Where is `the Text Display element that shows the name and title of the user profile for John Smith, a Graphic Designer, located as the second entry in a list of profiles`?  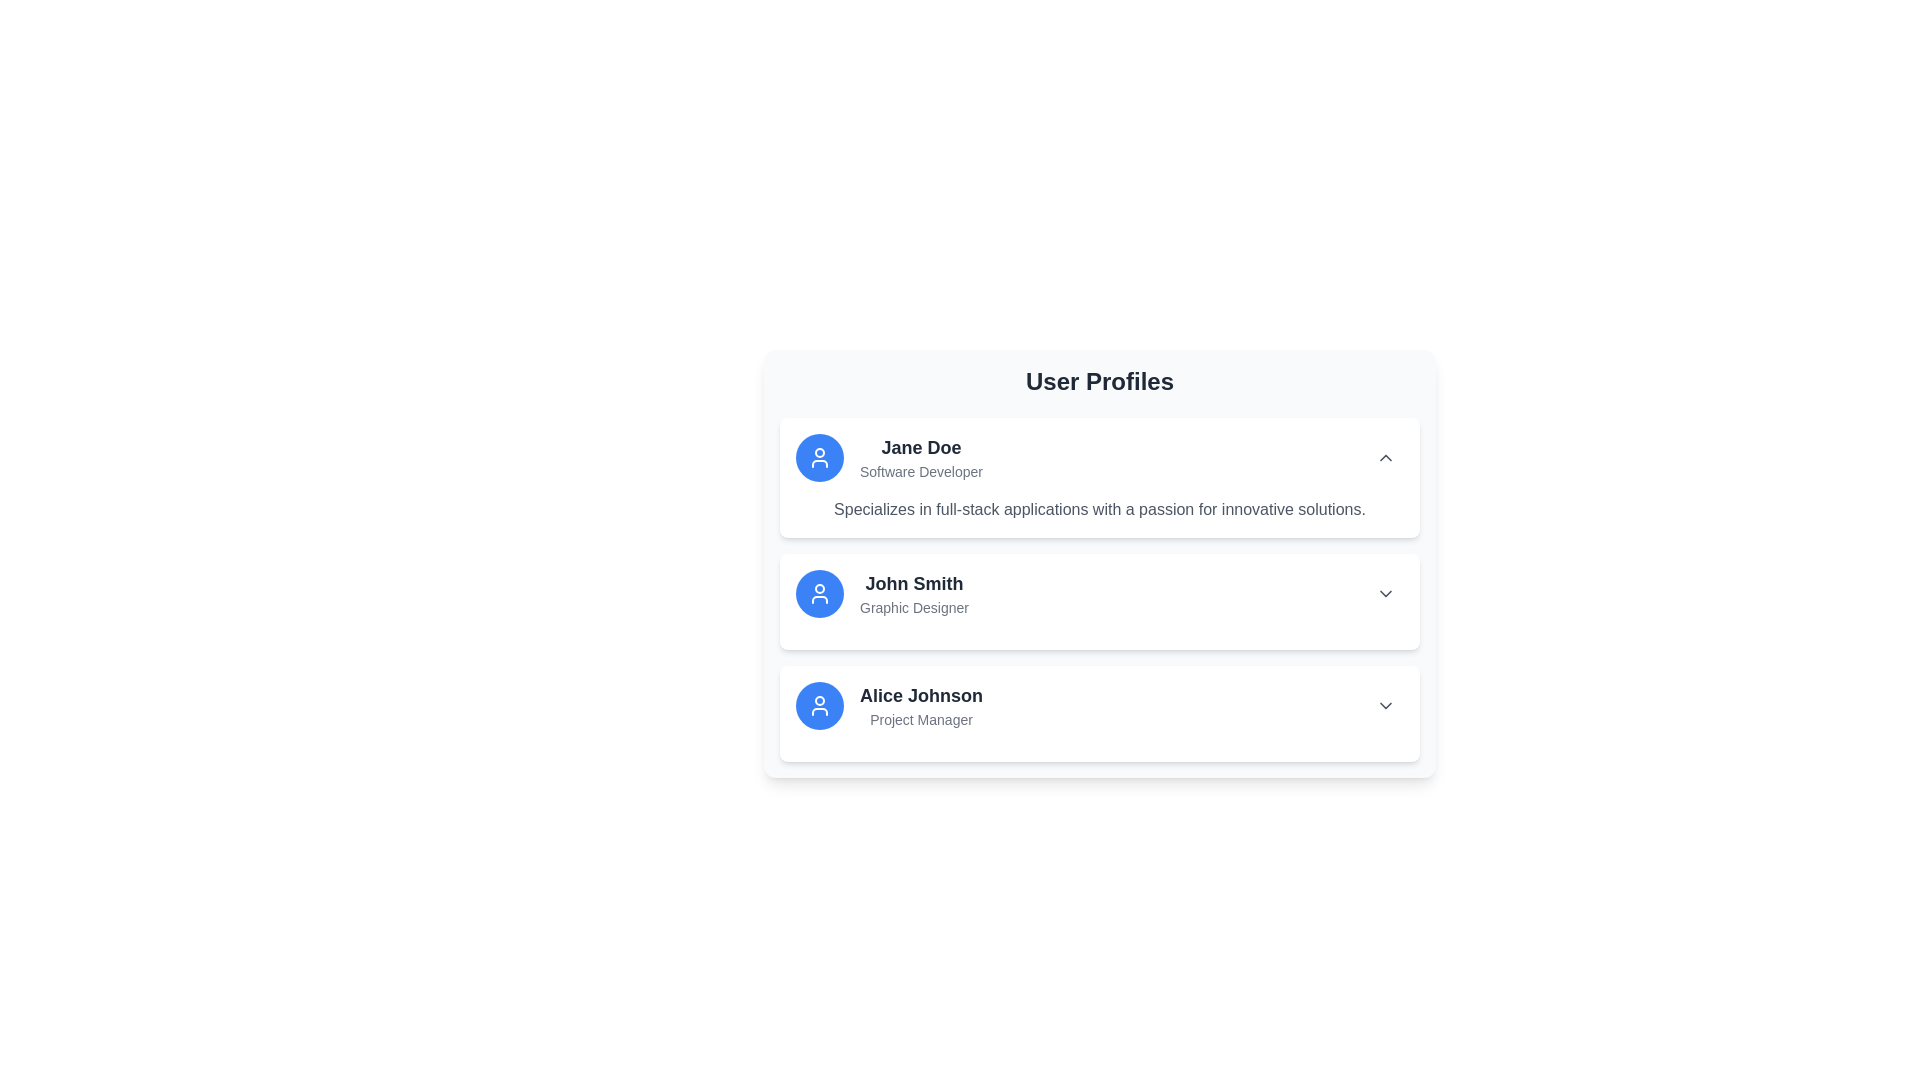
the Text Display element that shows the name and title of the user profile for John Smith, a Graphic Designer, located as the second entry in a list of profiles is located at coordinates (913, 593).